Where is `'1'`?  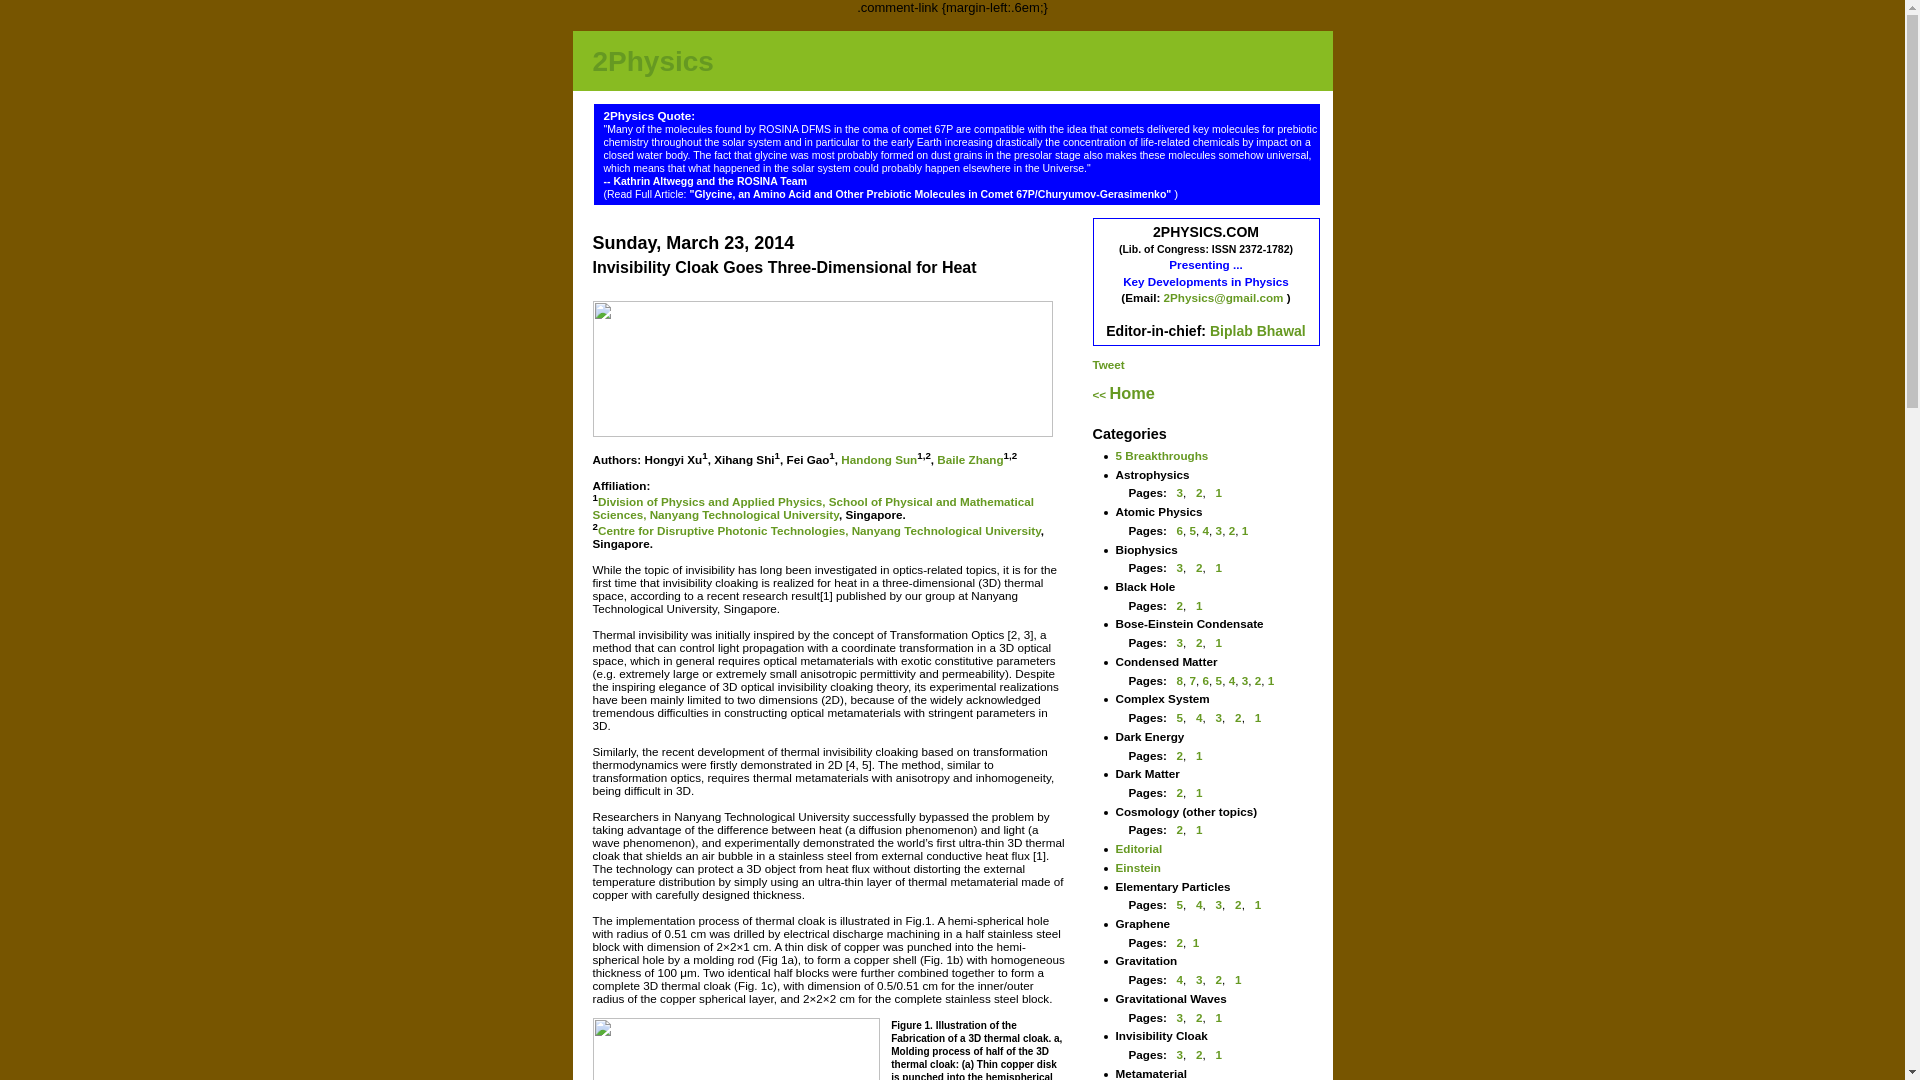 '1' is located at coordinates (1218, 1053).